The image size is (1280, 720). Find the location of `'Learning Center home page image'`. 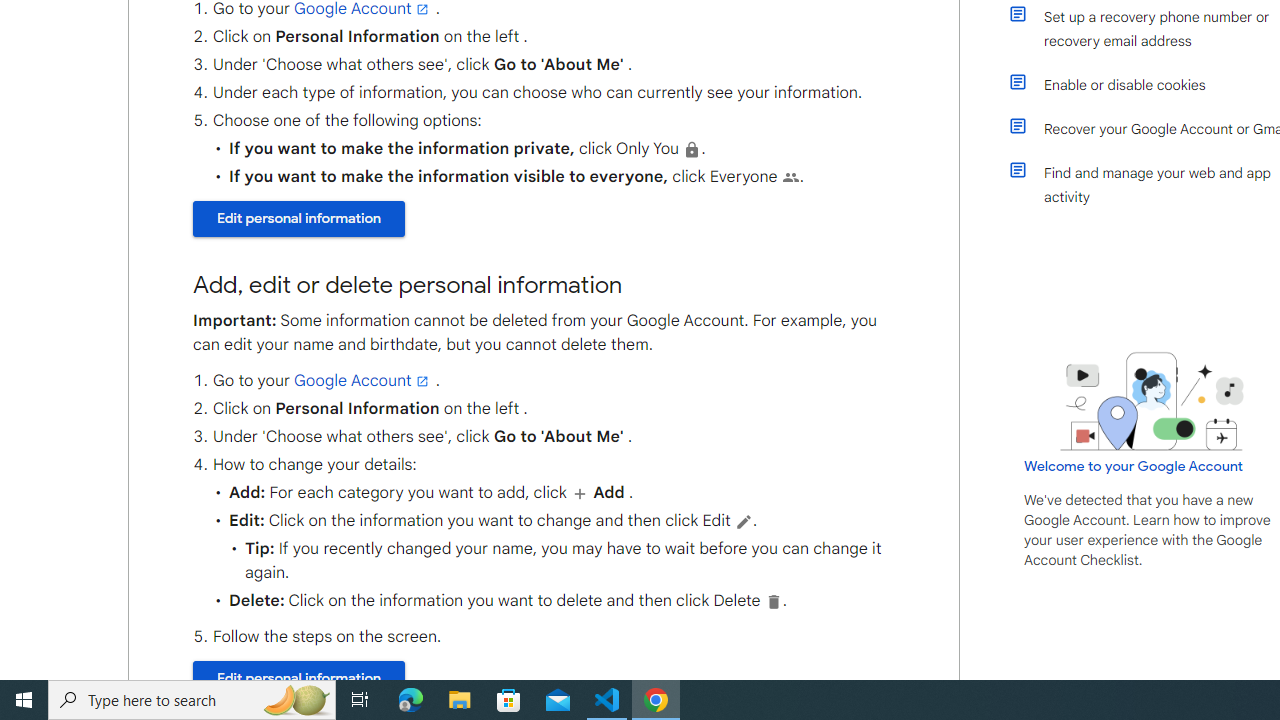

'Learning Center home page image' is located at coordinates (1152, 401).